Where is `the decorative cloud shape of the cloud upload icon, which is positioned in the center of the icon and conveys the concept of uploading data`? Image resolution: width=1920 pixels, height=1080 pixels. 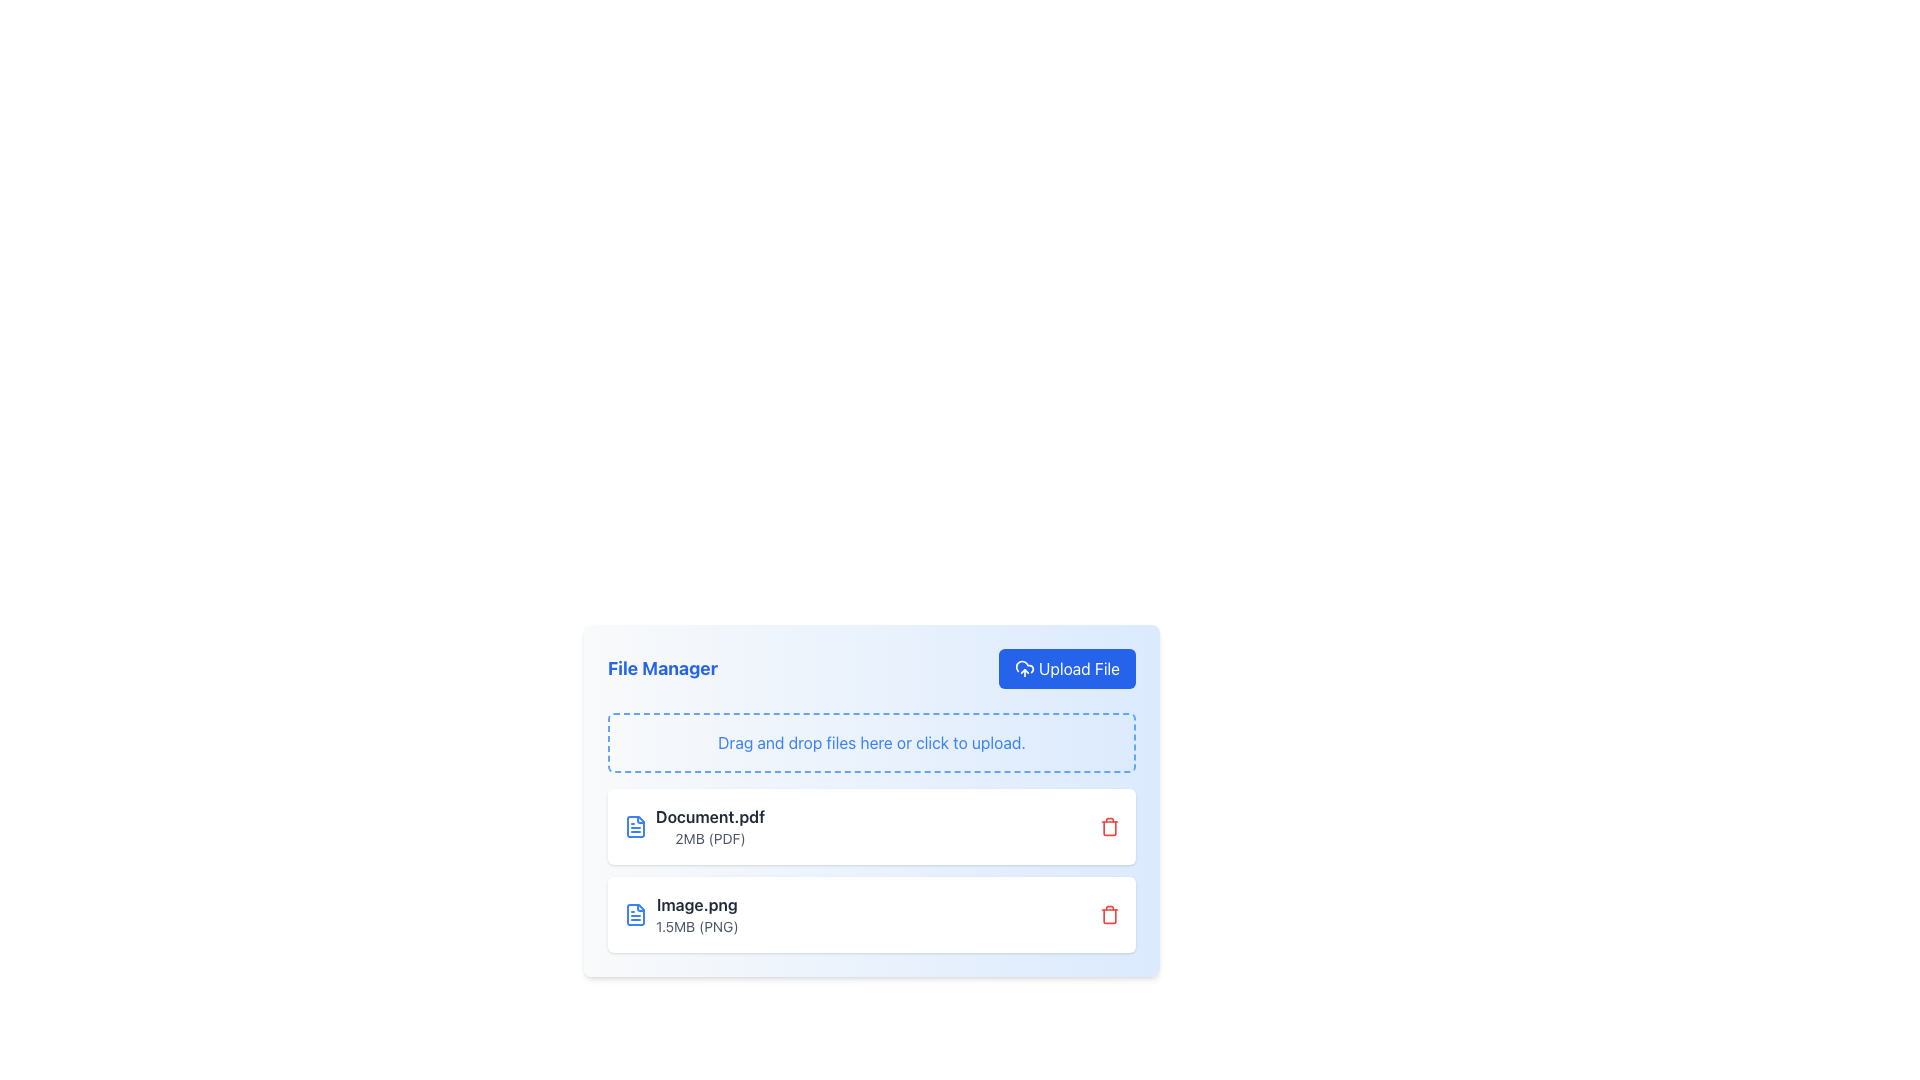 the decorative cloud shape of the cloud upload icon, which is positioned in the center of the icon and conveys the concept of uploading data is located at coordinates (1024, 667).